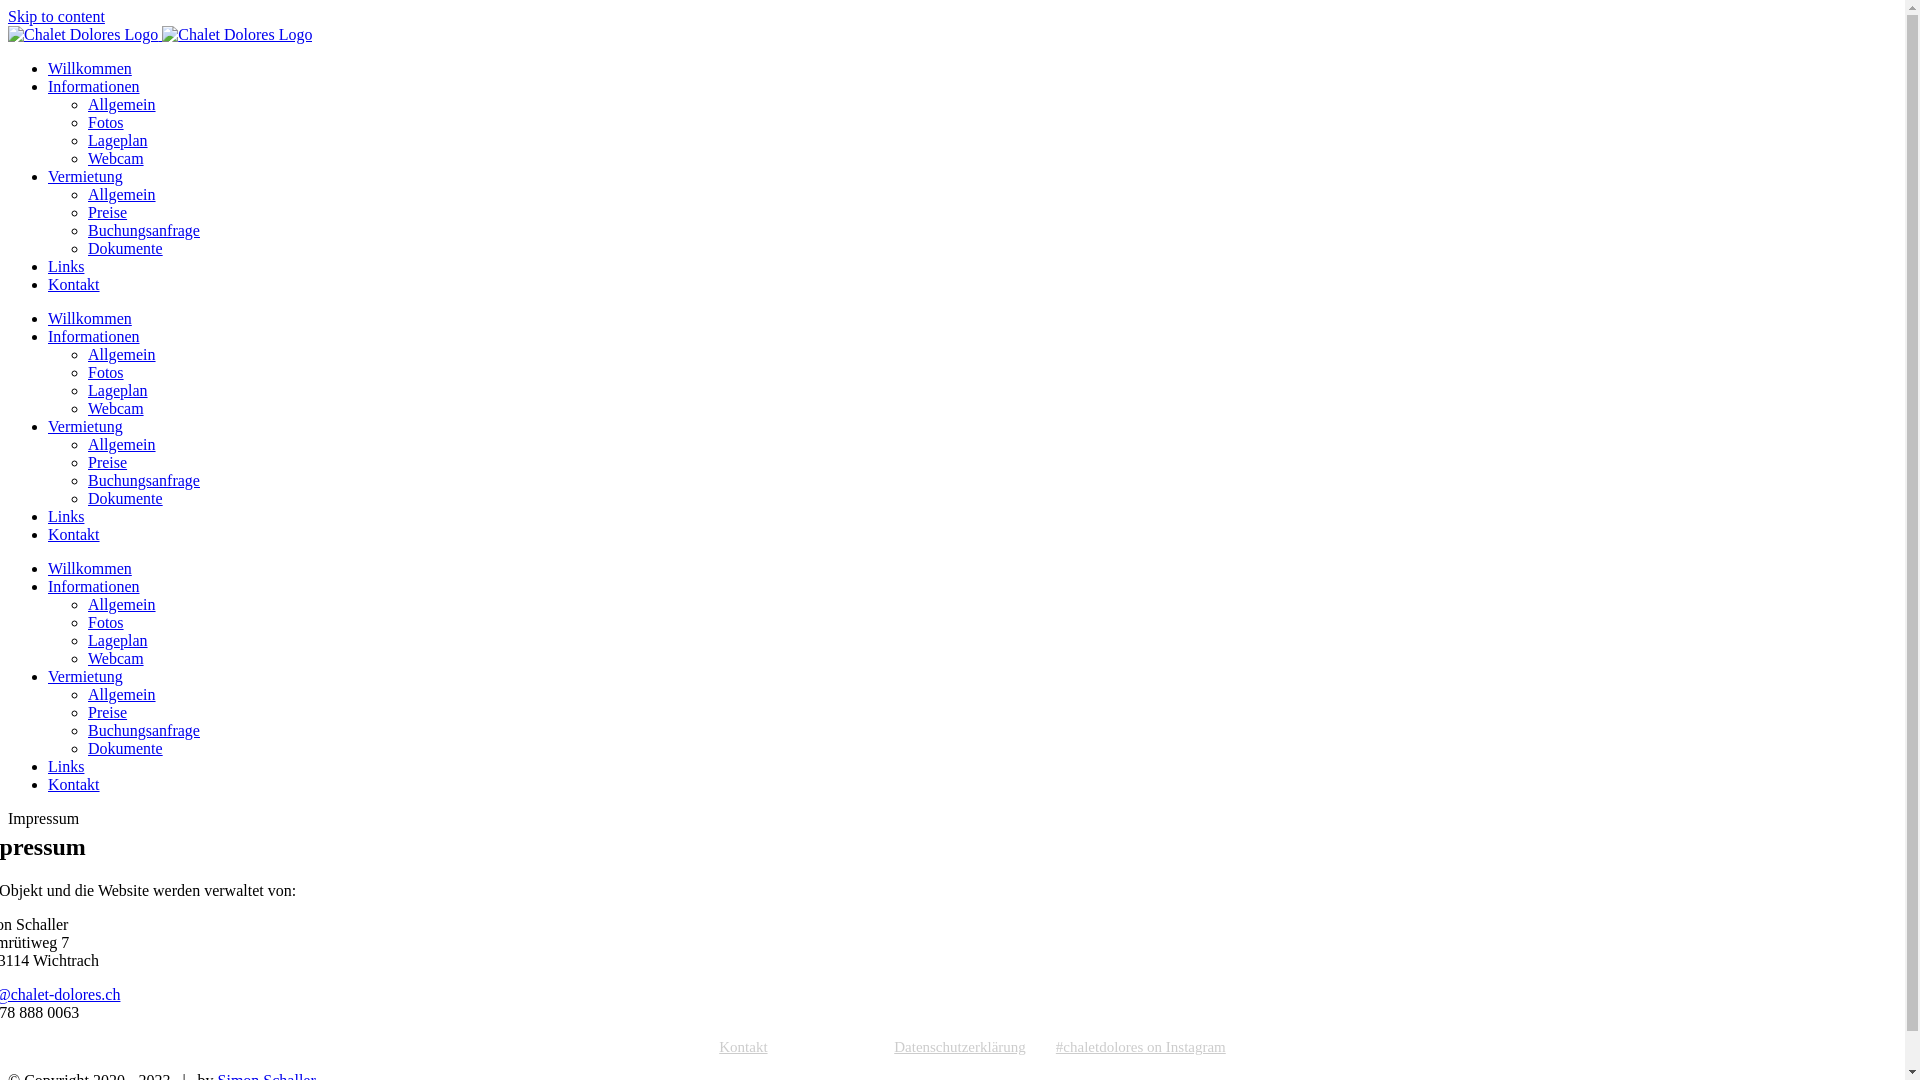  I want to click on '#chaletdolores on Instagram', so click(1055, 1046).